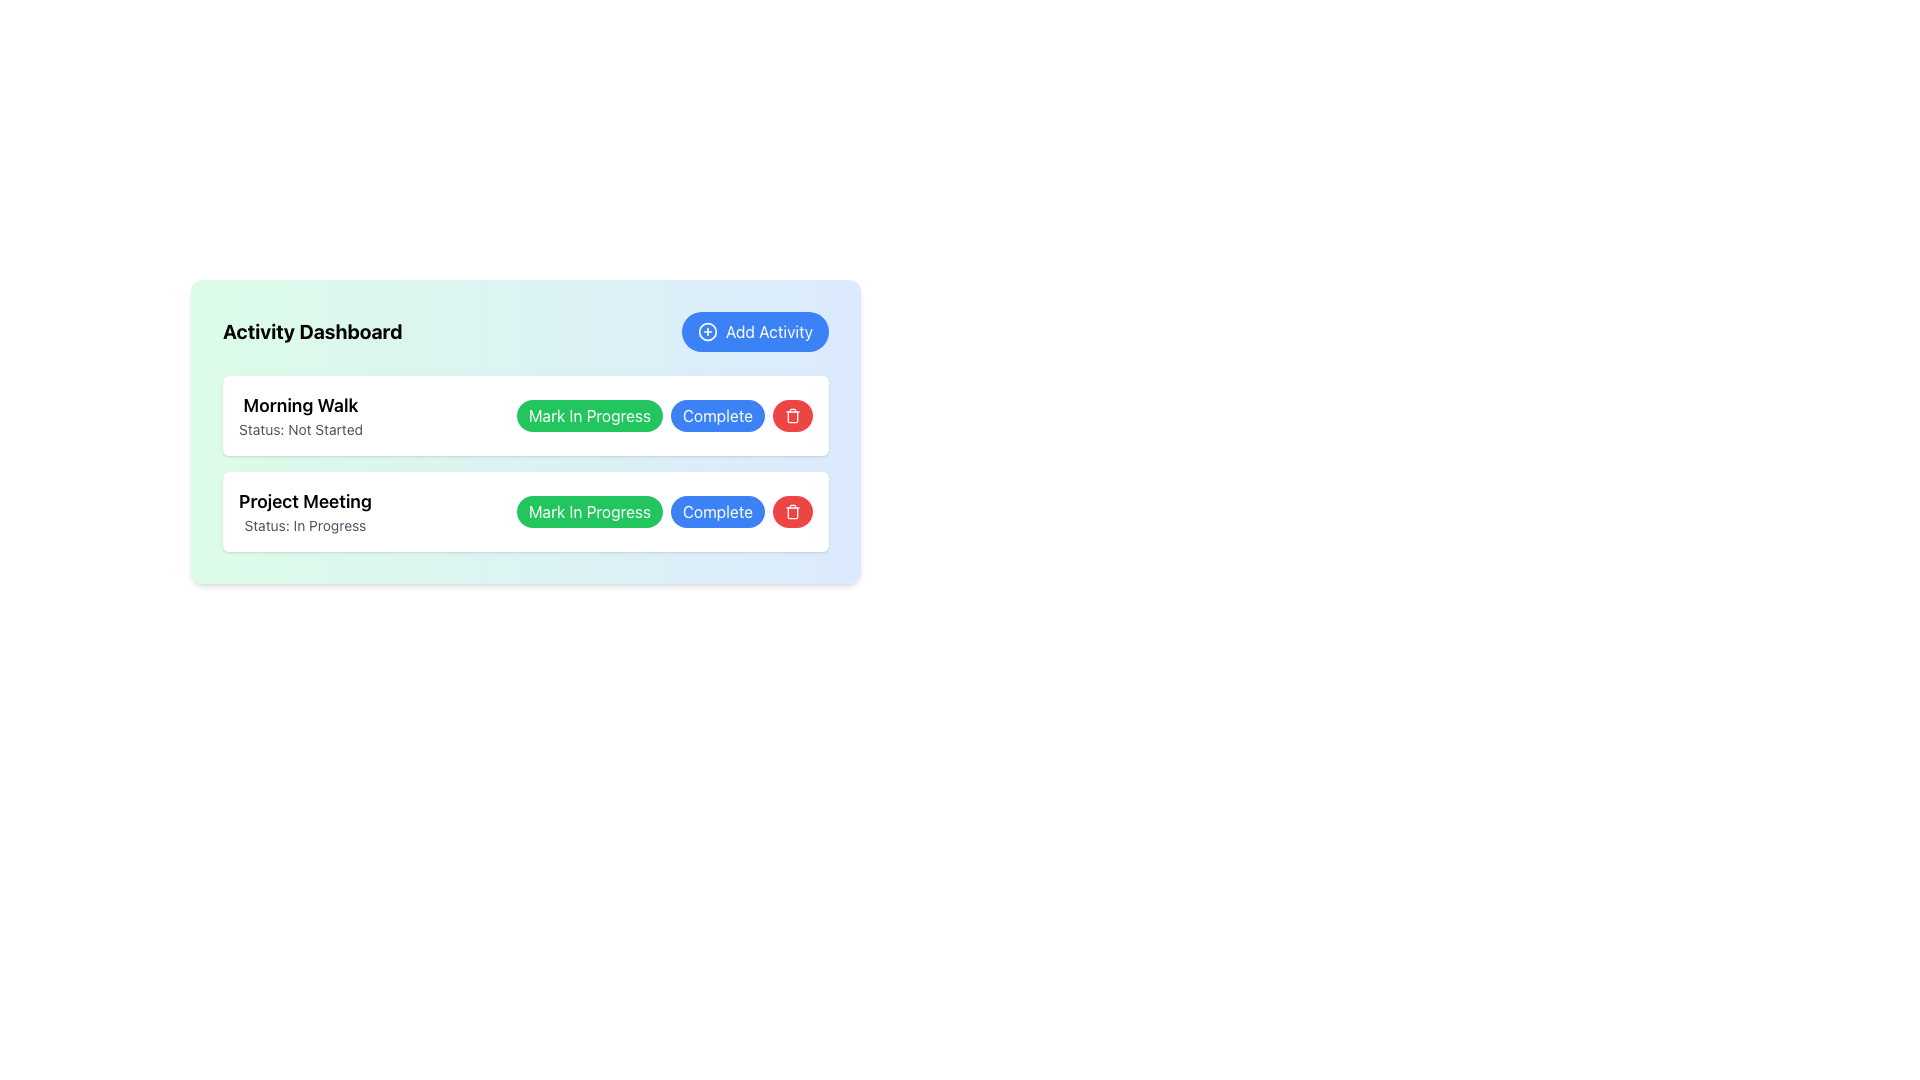 The image size is (1920, 1080). Describe the element at coordinates (300, 415) in the screenshot. I see `the informational text block displaying 'Morning Walk' and 'Status: Not Started', located in the top card of the activity list` at that location.